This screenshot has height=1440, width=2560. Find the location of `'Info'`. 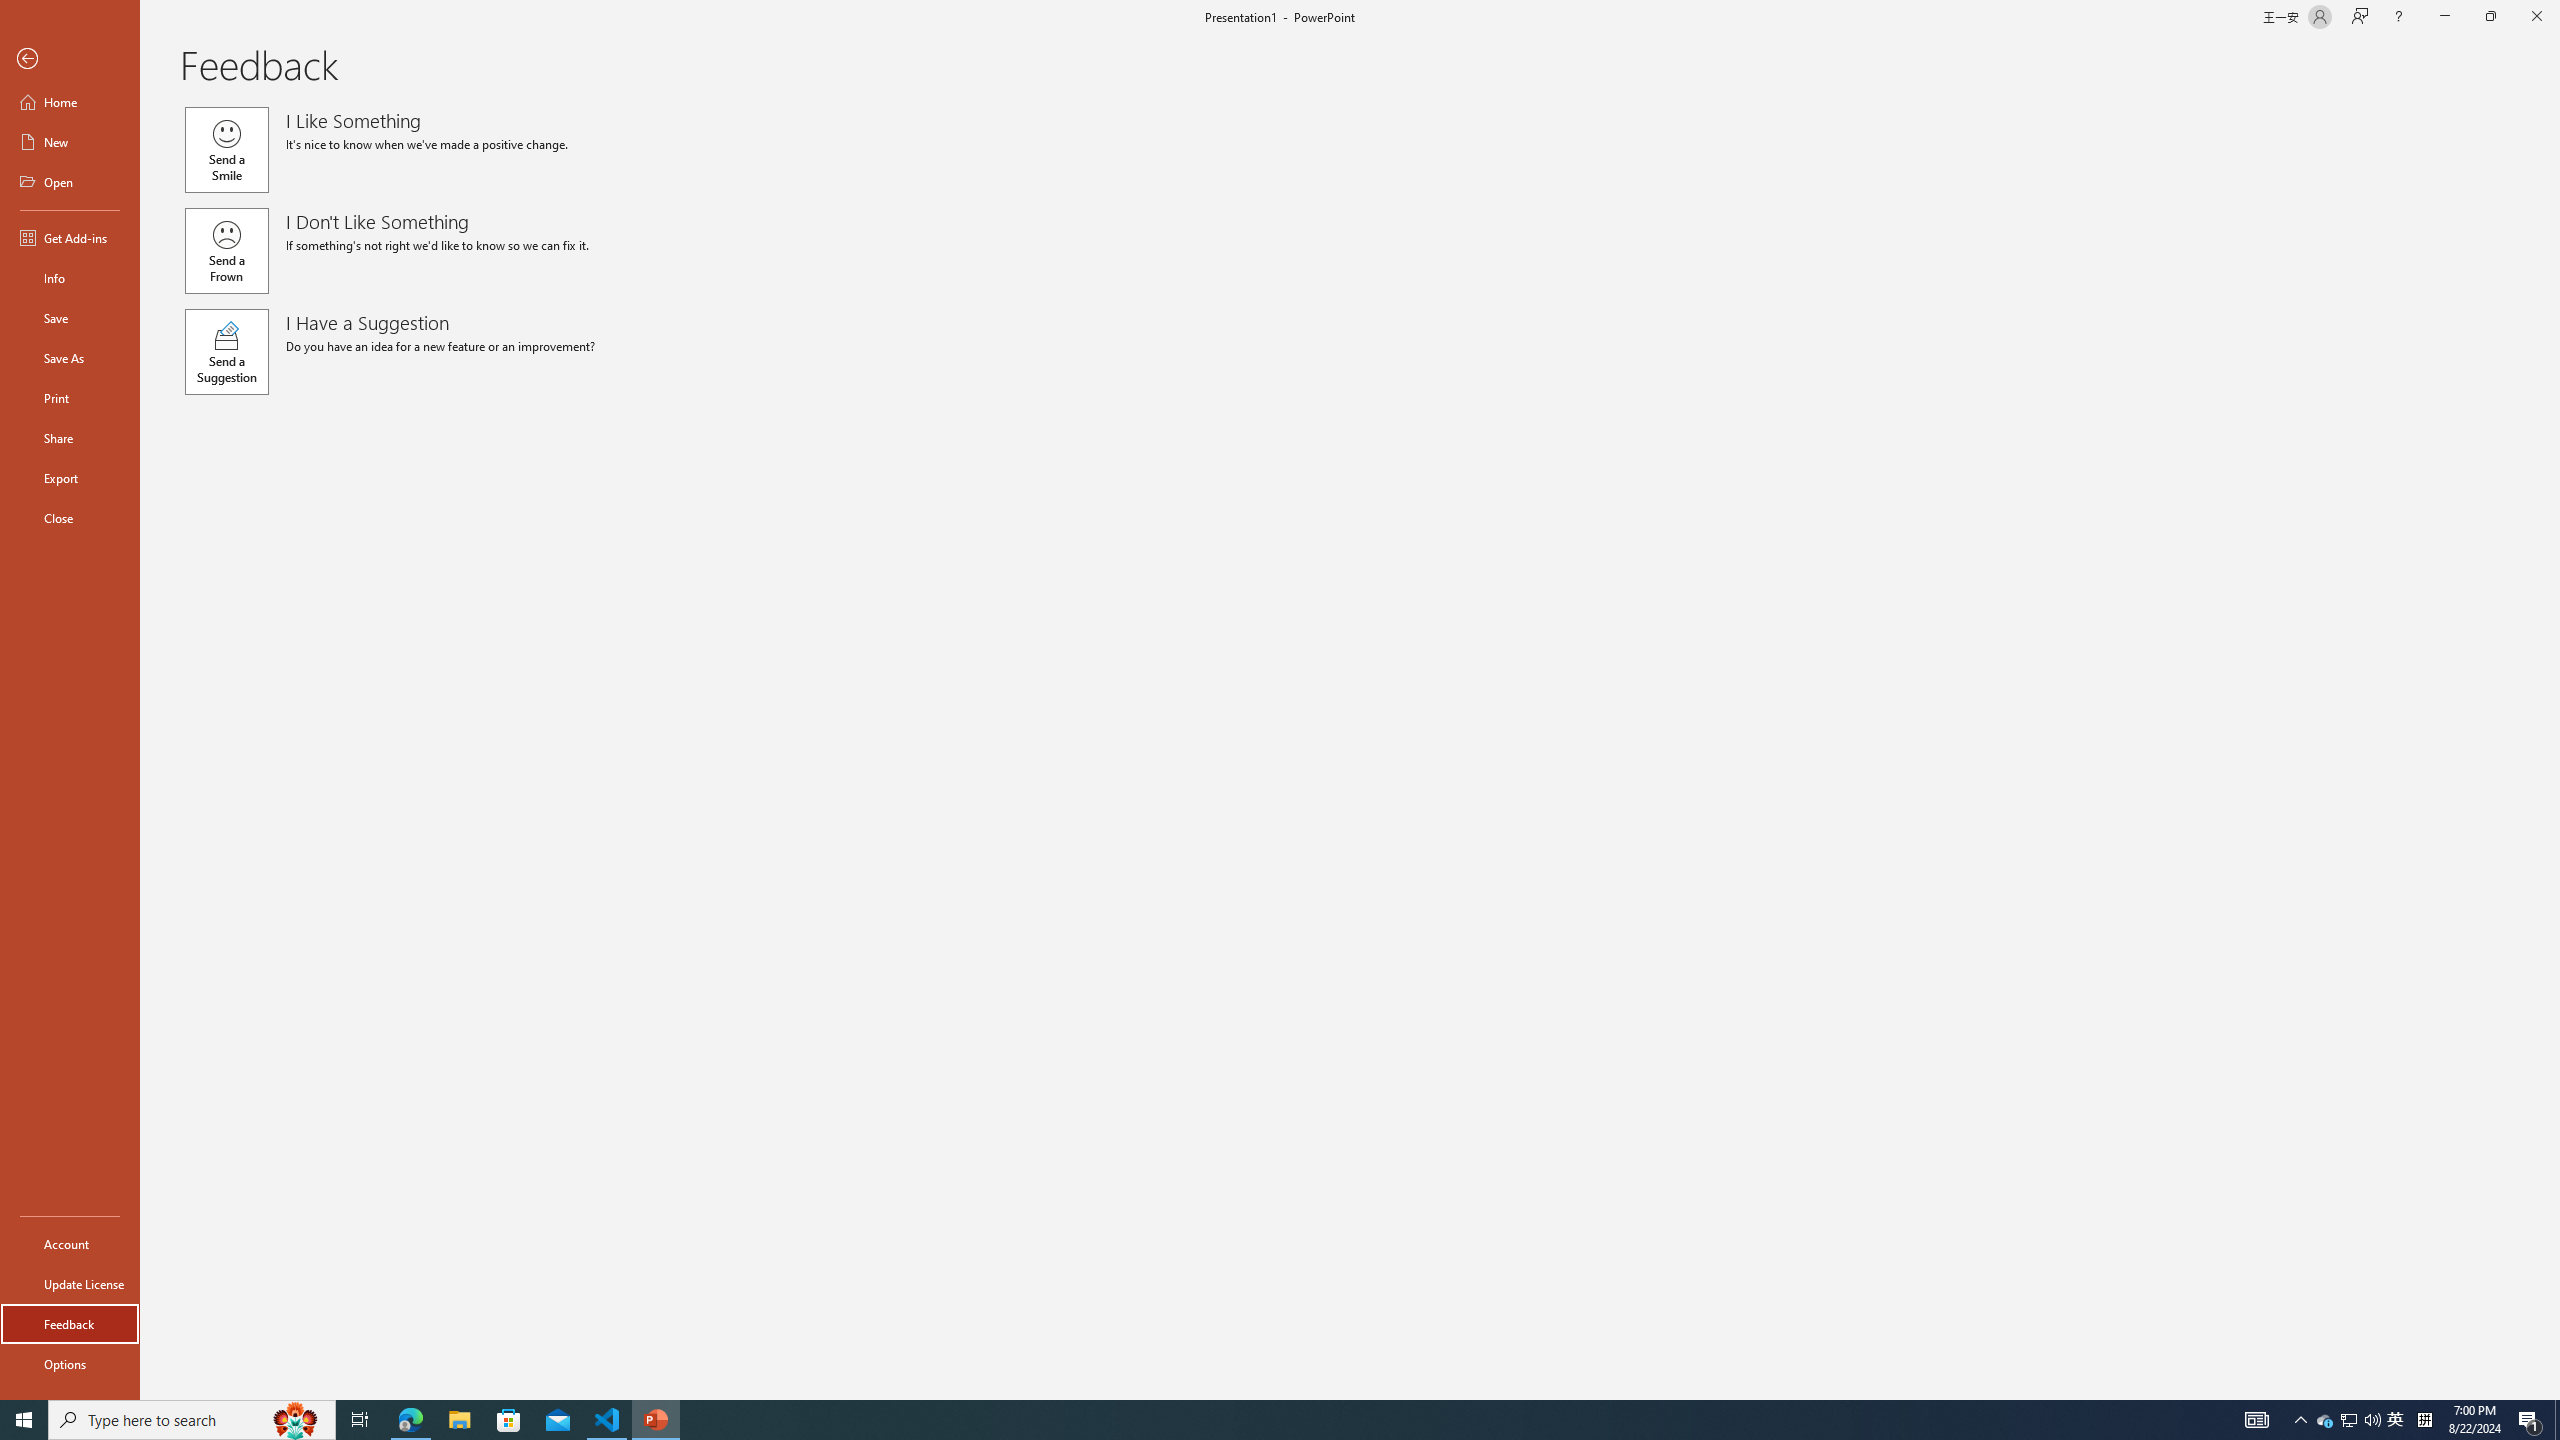

'Info' is located at coordinates (69, 276).